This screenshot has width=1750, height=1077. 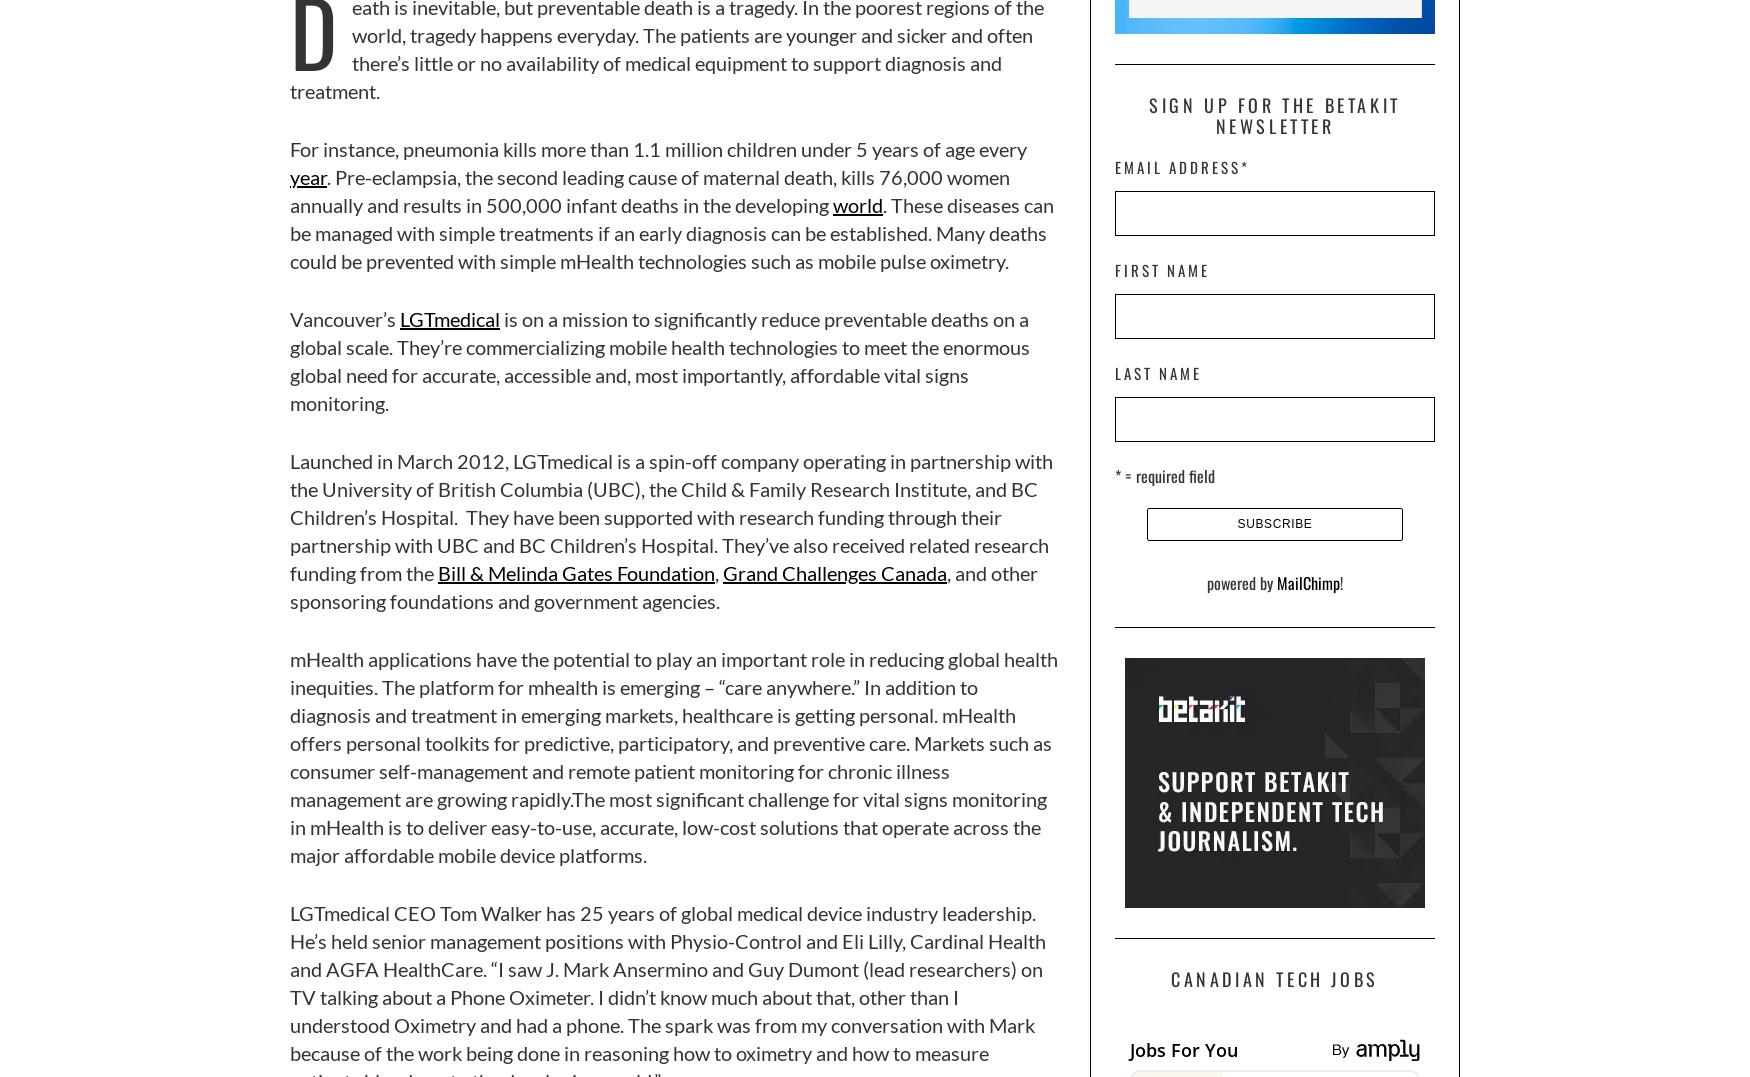 I want to click on '* = required field', so click(x=1163, y=474).